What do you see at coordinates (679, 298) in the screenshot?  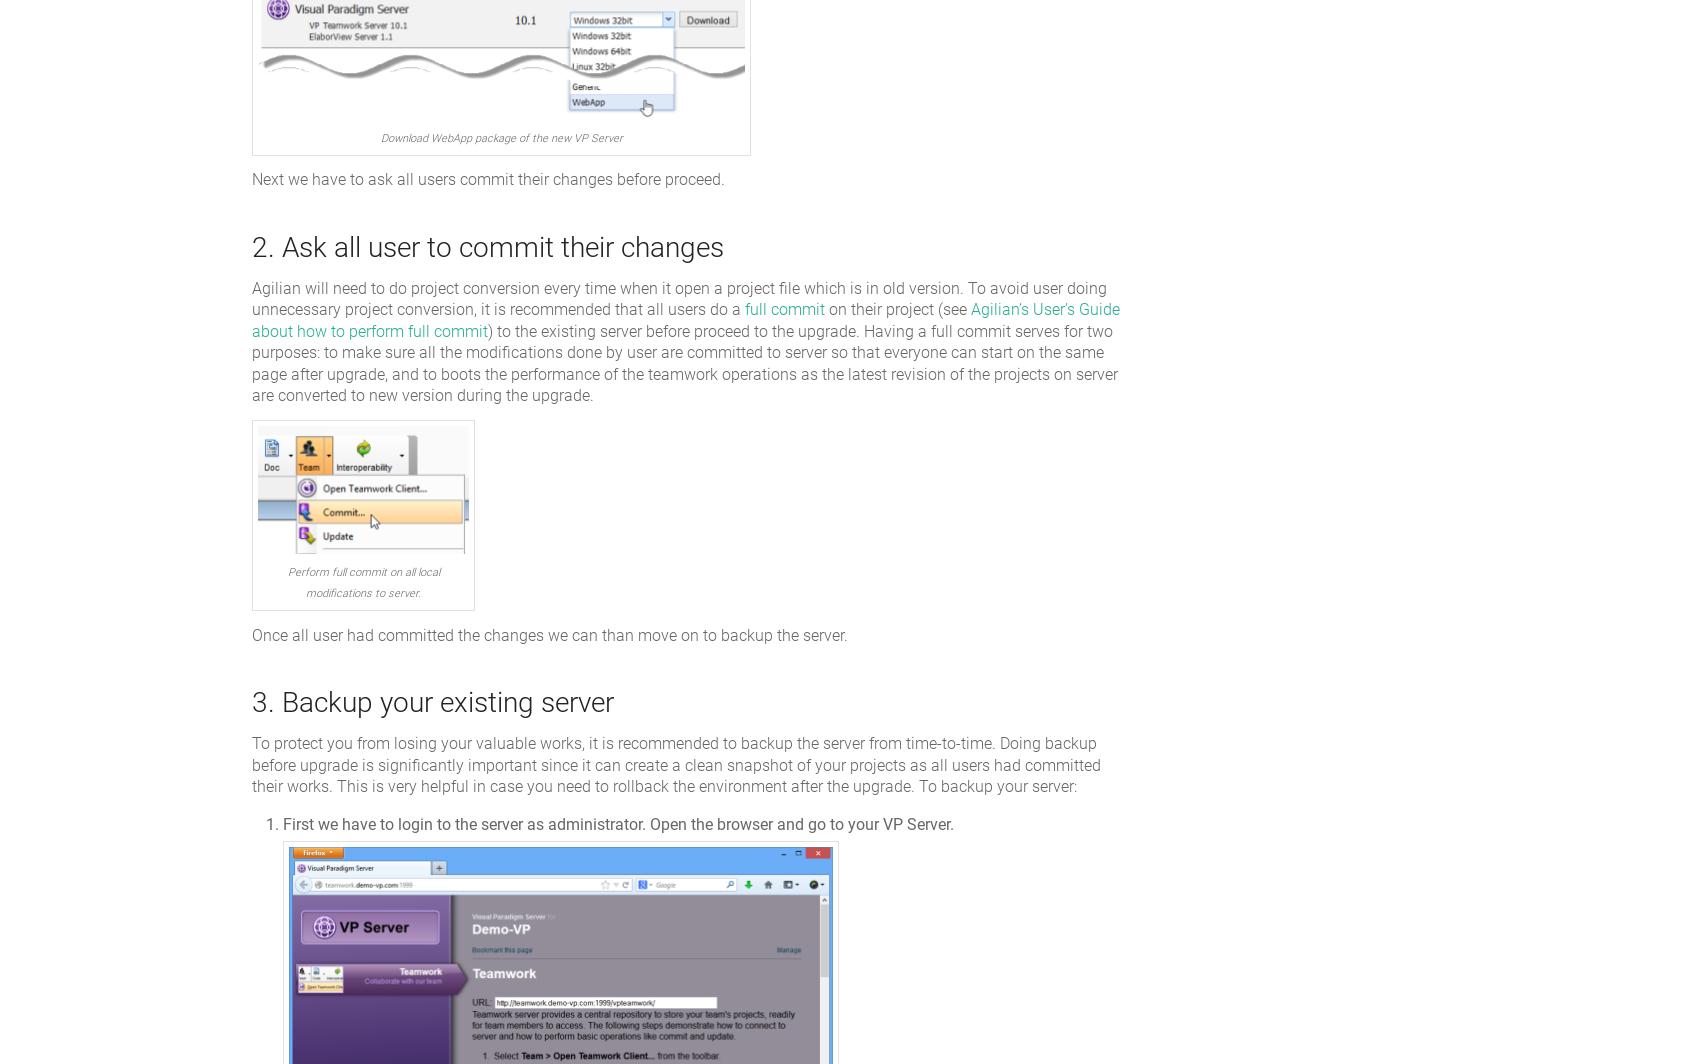 I see `'Agilian will need to do project conversion every time when it open a project file which is in old version. To avoid user doing unnecessary project conversion, it is recommended that all users do a'` at bounding box center [679, 298].